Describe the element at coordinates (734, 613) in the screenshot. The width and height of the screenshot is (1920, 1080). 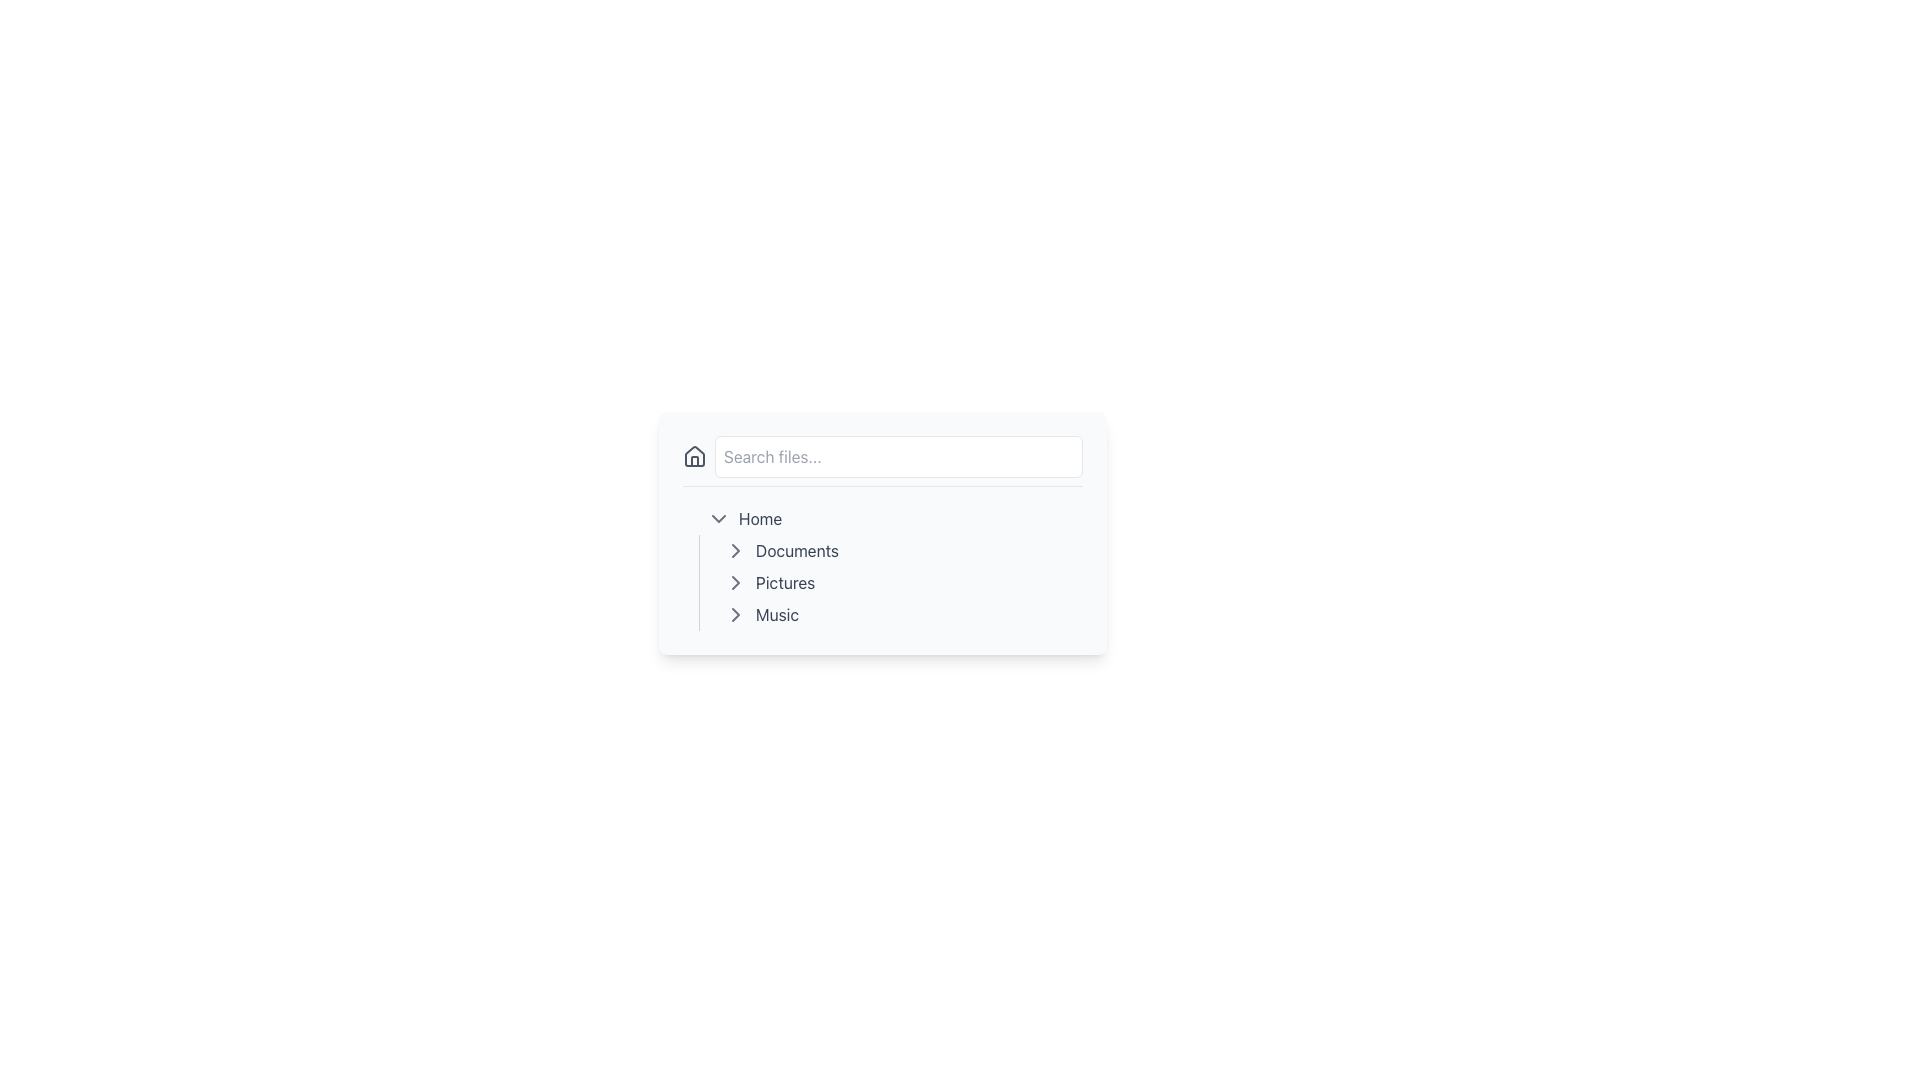
I see `the arrow icon next to the 'Music' entry in the navigation menu` at that location.